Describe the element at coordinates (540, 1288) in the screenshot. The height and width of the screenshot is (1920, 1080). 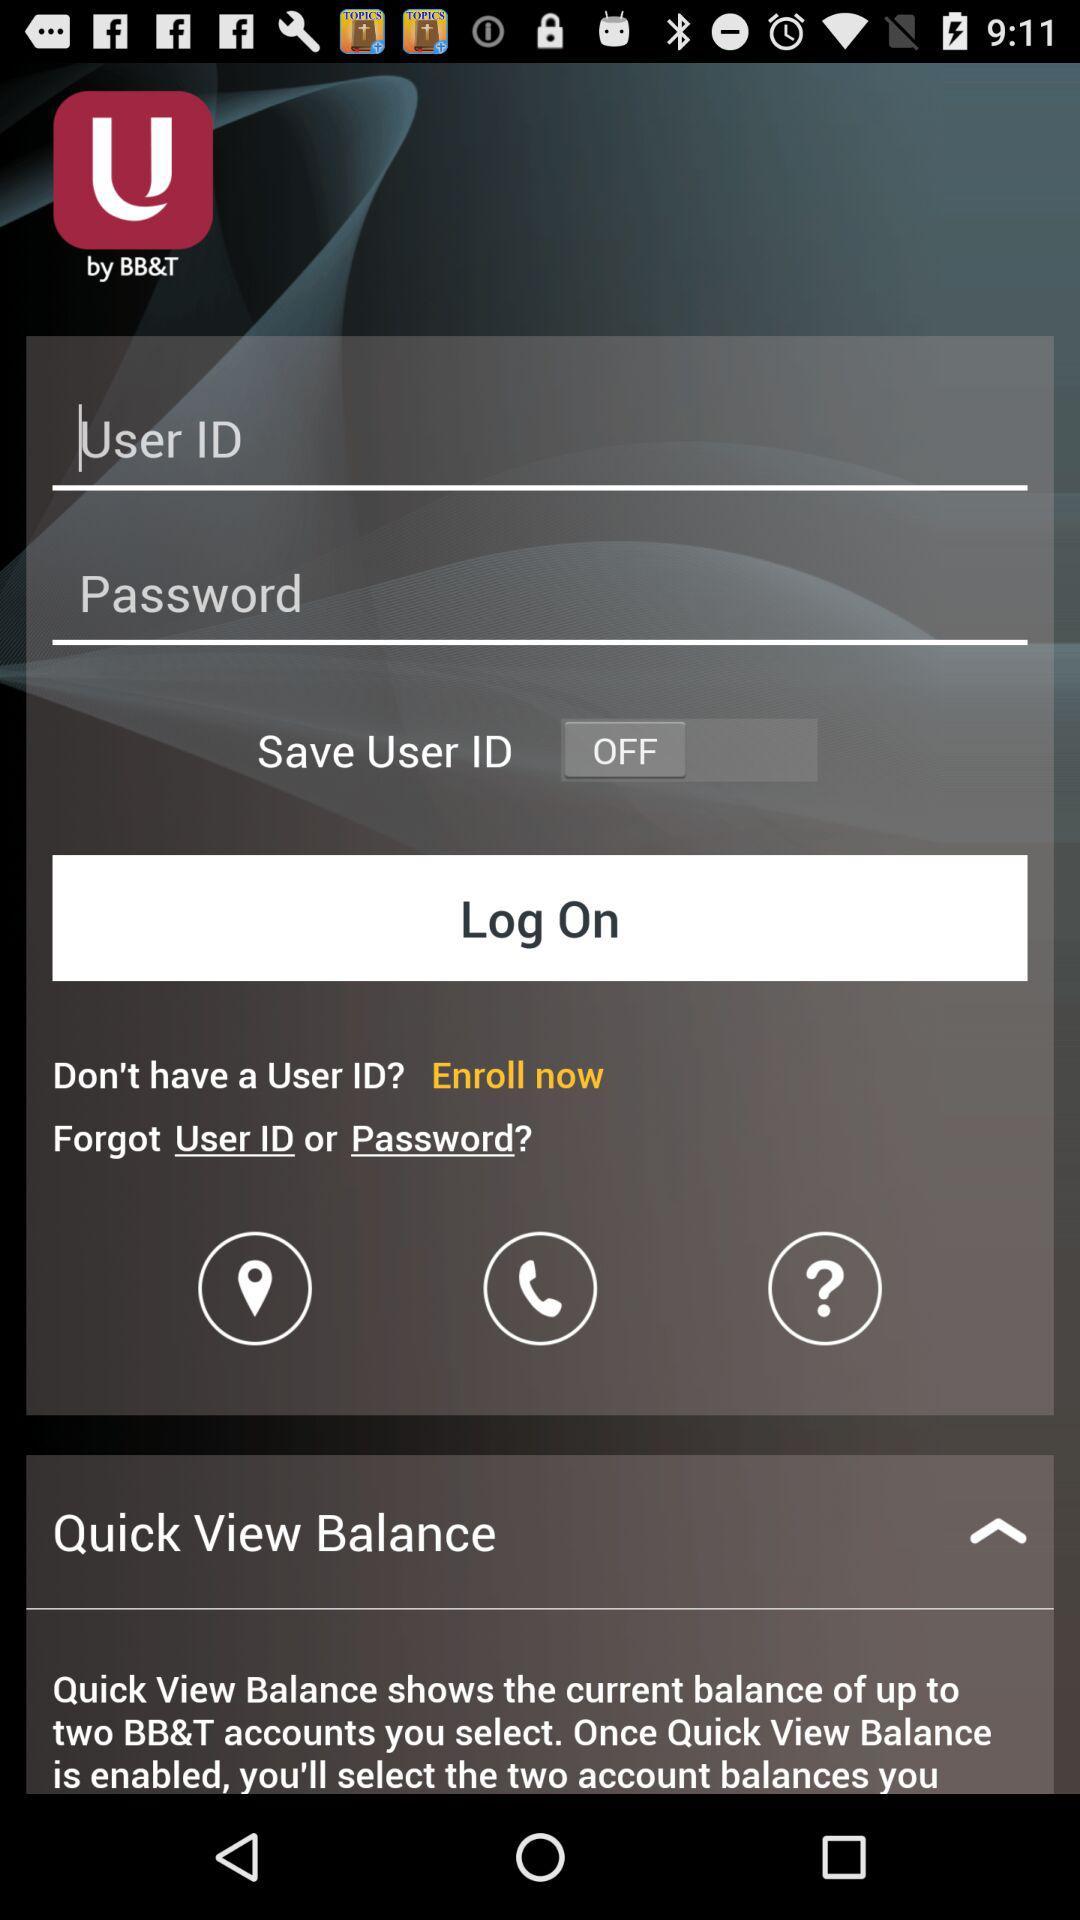
I see `the calling symbol which is after the location symbol` at that location.